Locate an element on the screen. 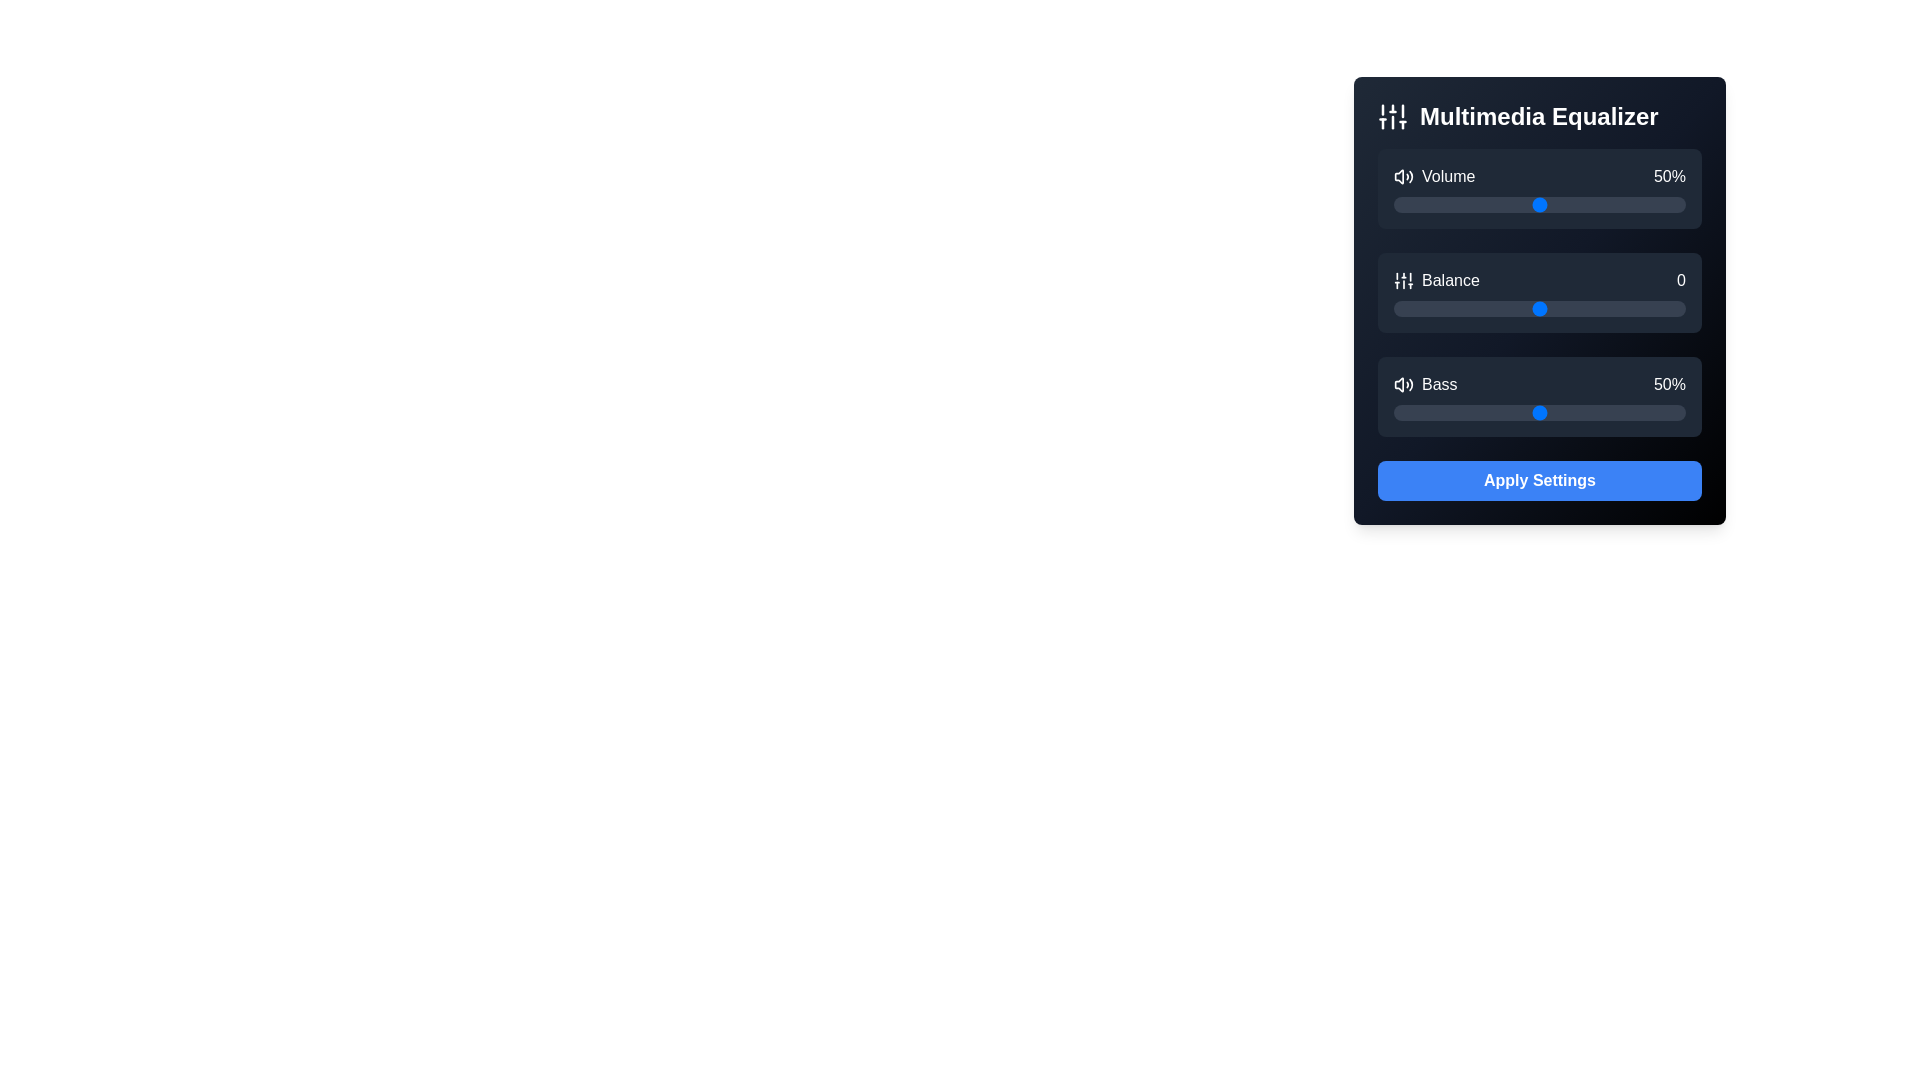 This screenshot has width=1920, height=1080. the bass level is located at coordinates (1487, 411).